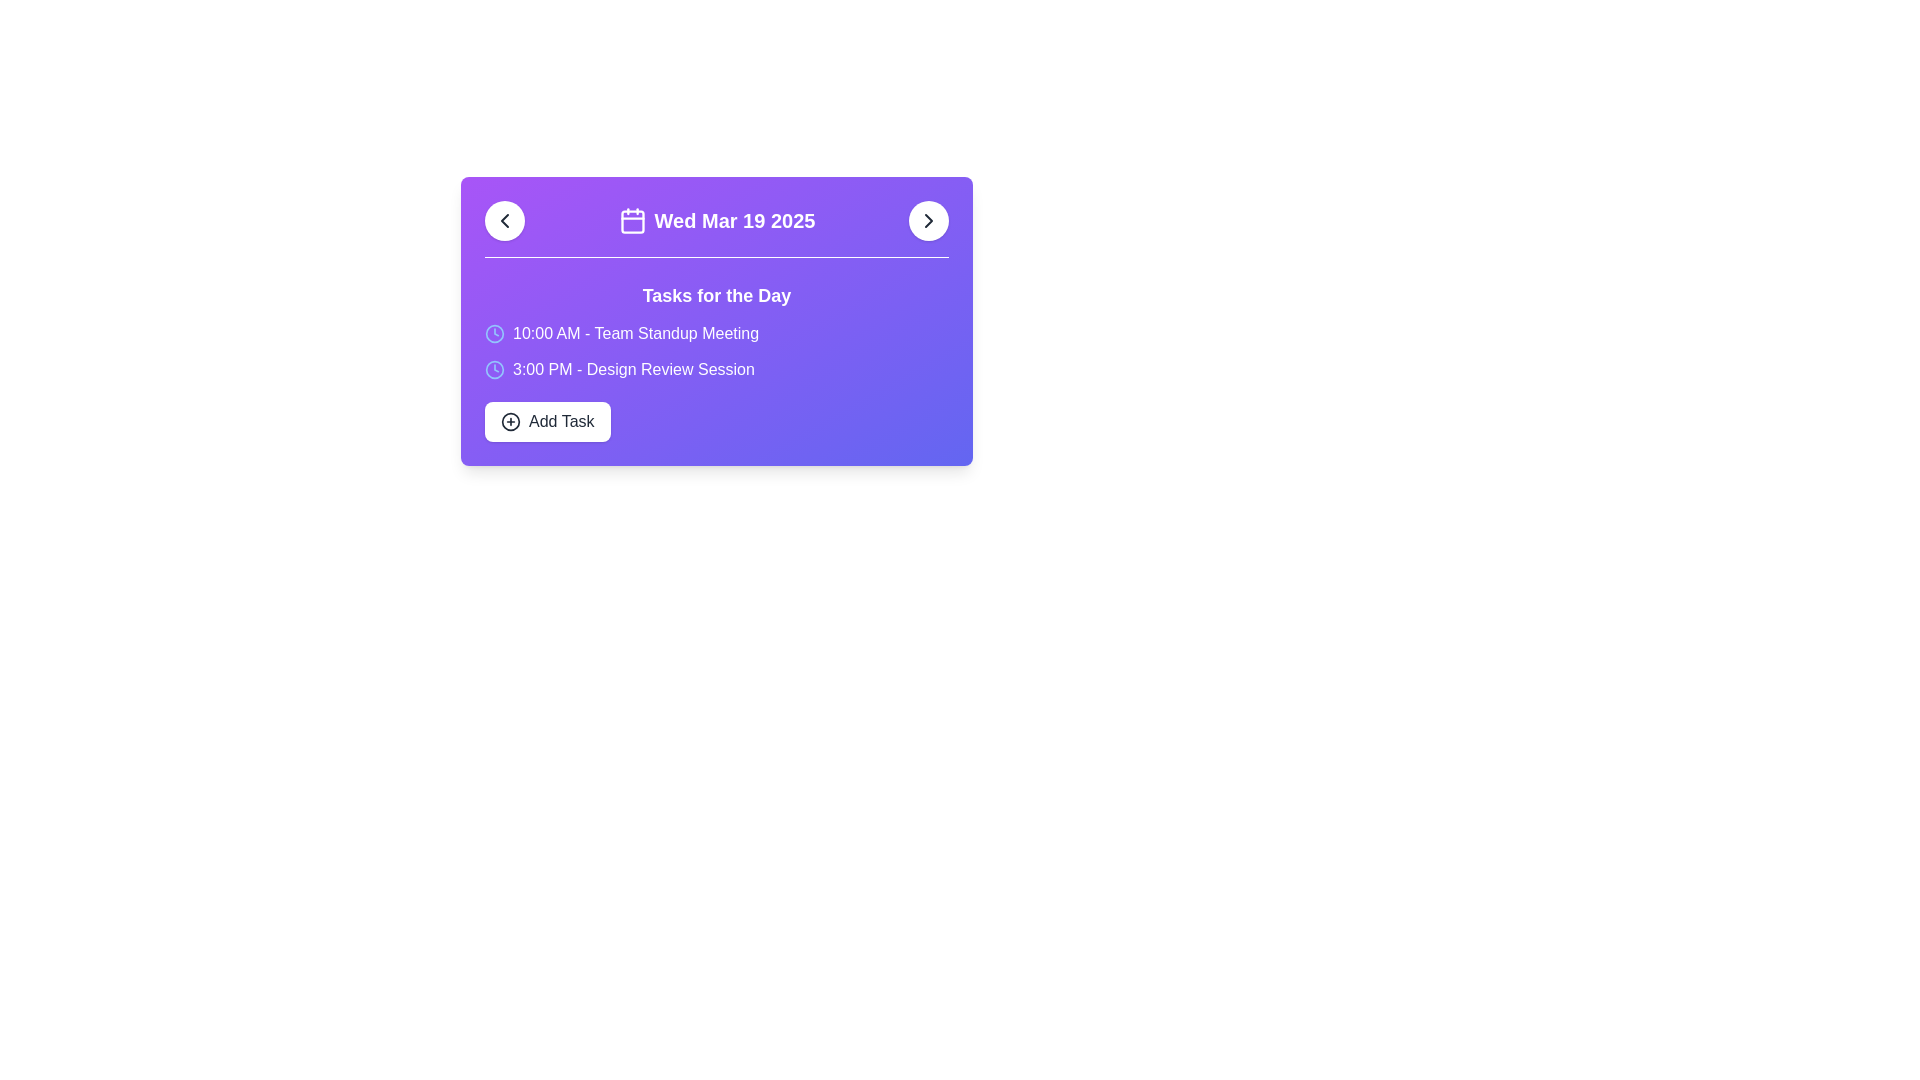  I want to click on the 'Add Task' button, which contains a circular plus icon on its left side, to initiate adding a new task, so click(510, 420).